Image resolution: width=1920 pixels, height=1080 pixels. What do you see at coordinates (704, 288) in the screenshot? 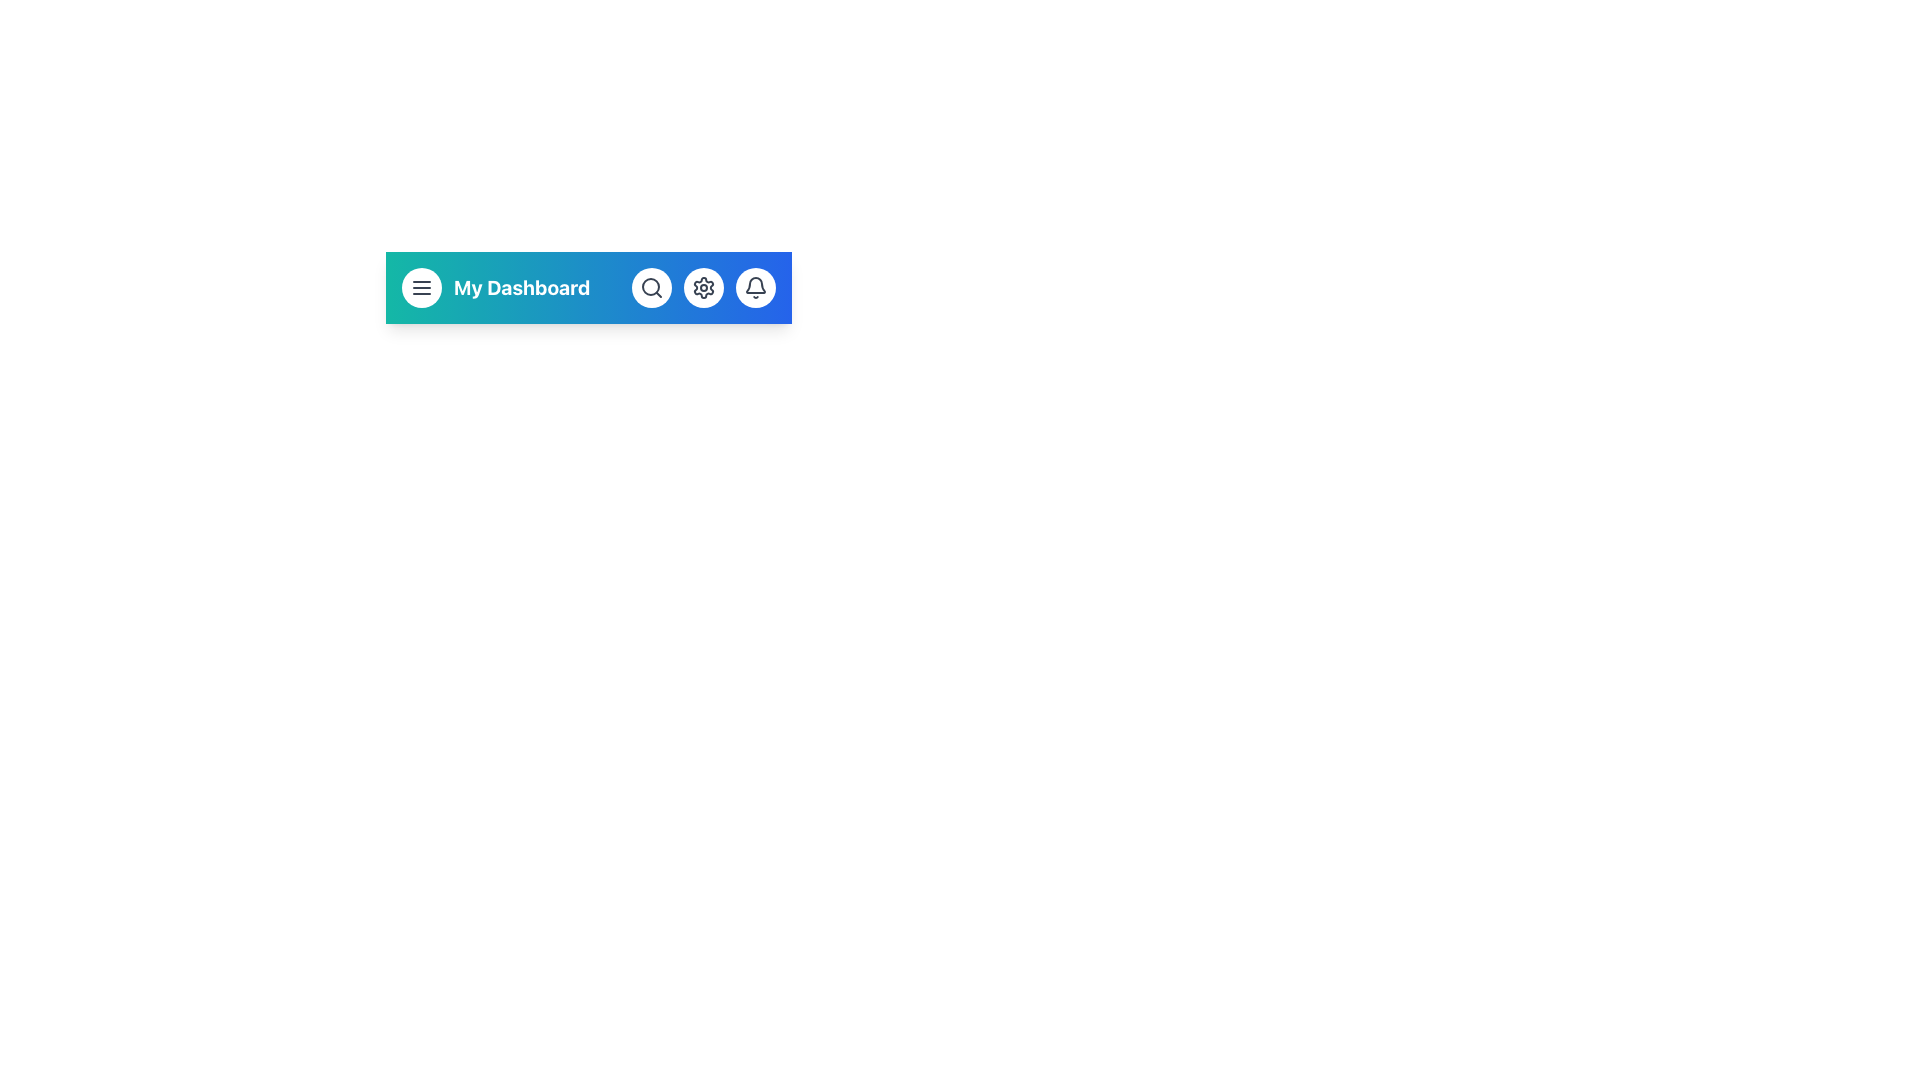
I see `the circular settings icon with a cogwheel symbol, located in the blue gradient toolbar` at bounding box center [704, 288].